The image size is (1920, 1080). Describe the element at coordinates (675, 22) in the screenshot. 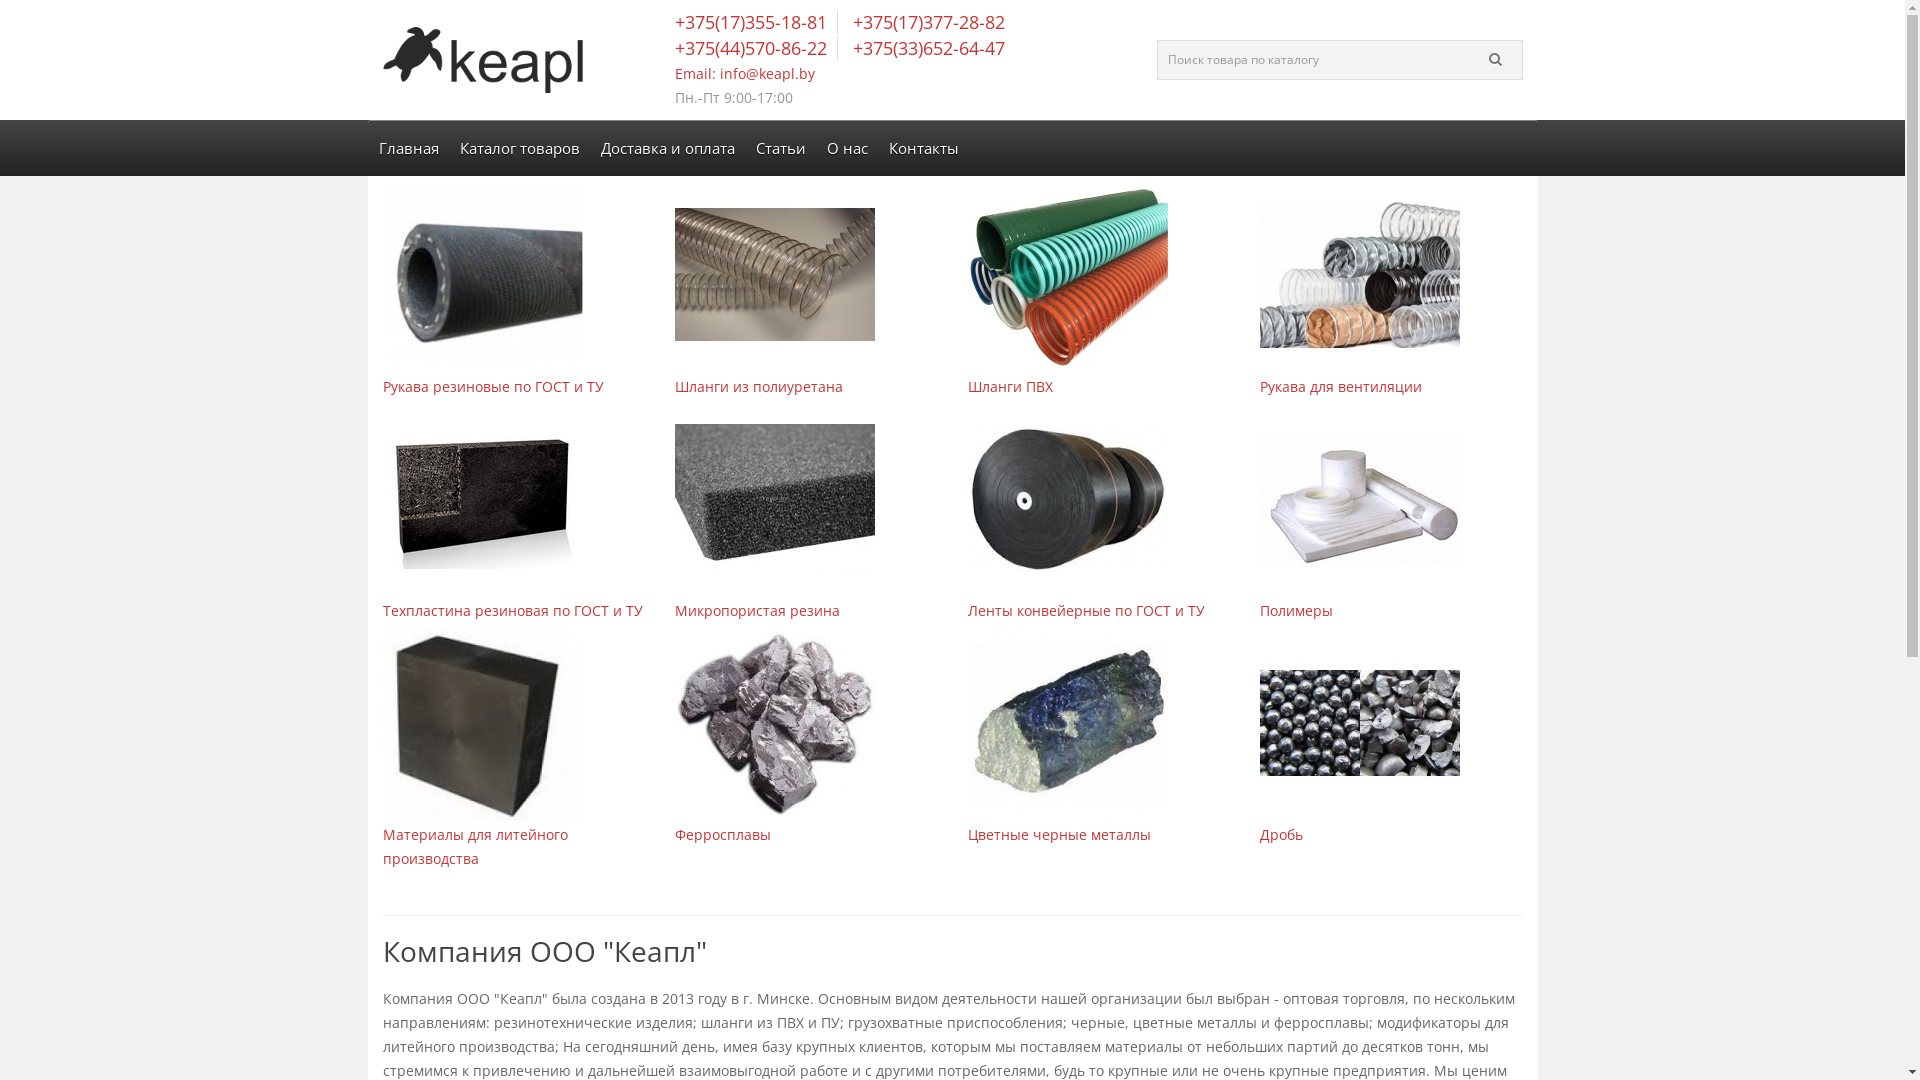

I see `'+375(17)355-18-81'` at that location.